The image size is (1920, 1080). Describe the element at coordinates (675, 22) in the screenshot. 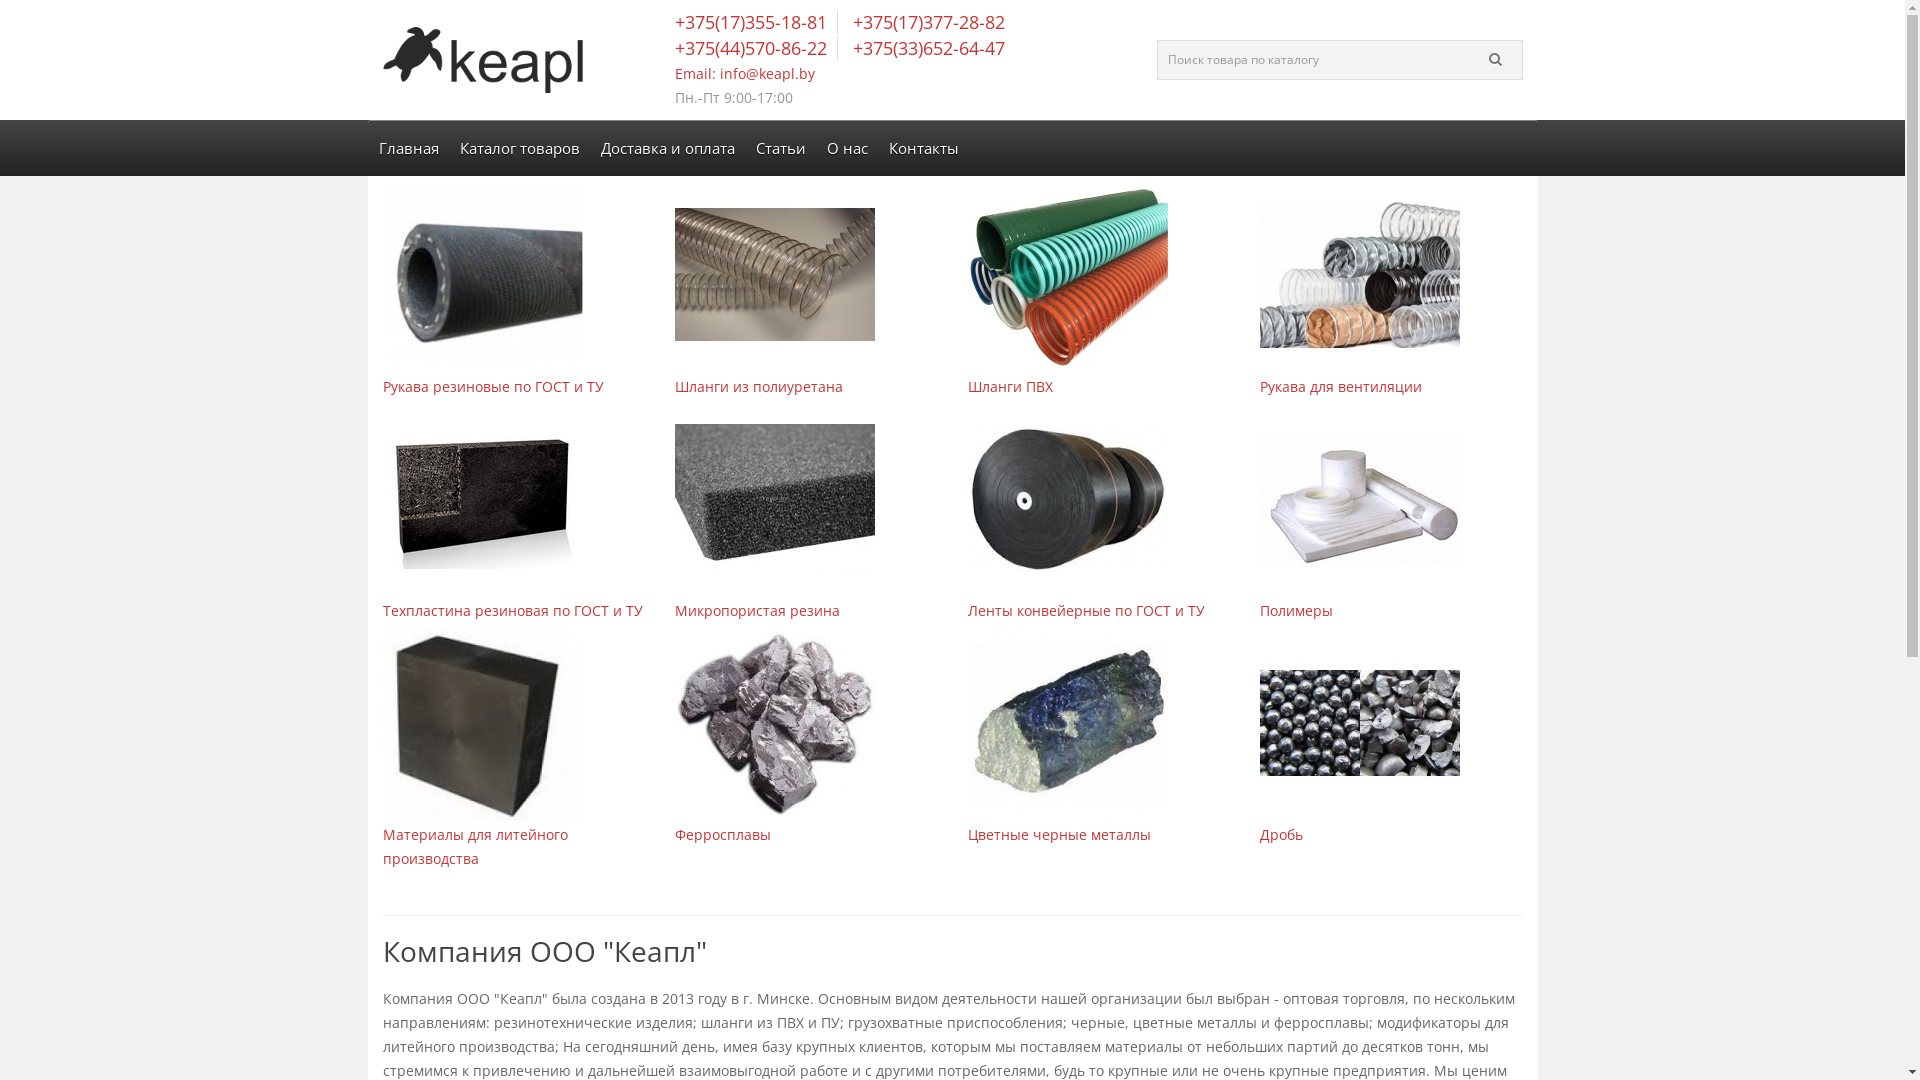

I see `'+375(17)355-18-81'` at that location.